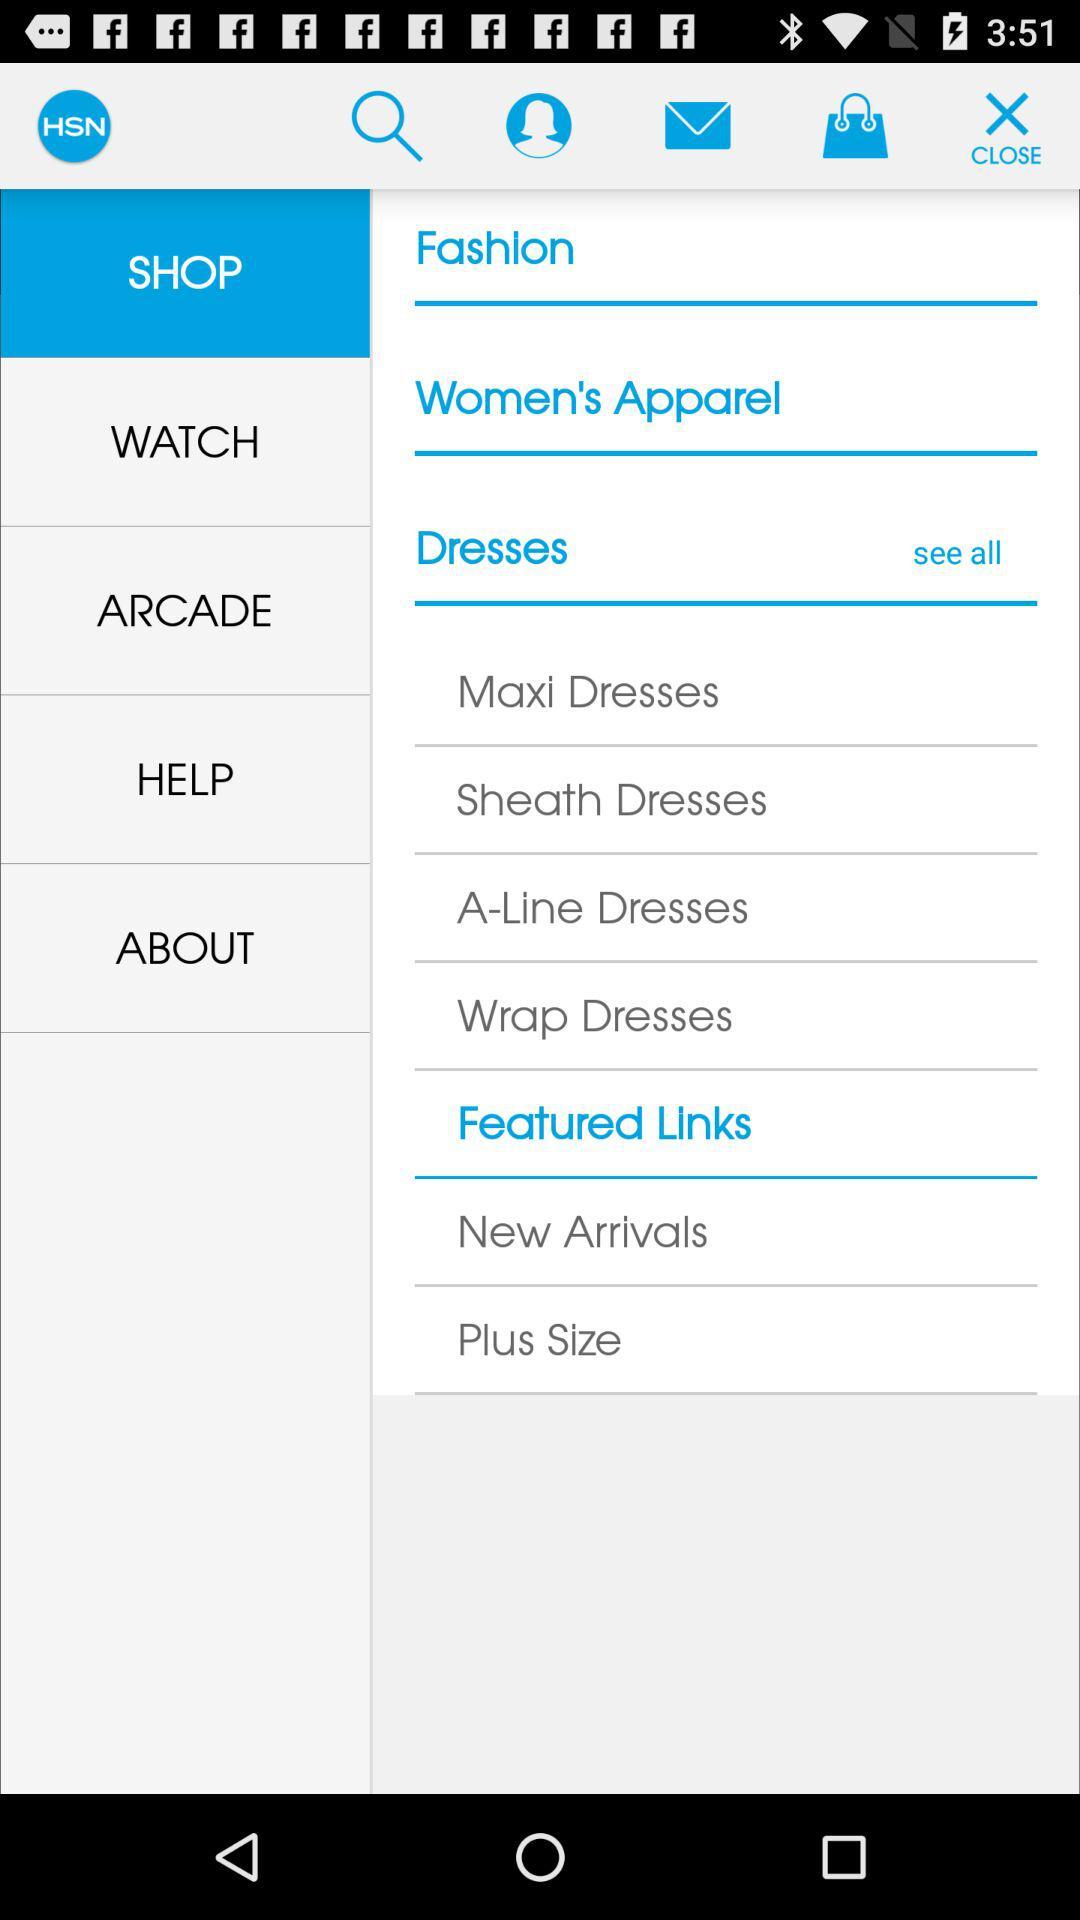 The image size is (1080, 1920). I want to click on email, so click(696, 124).